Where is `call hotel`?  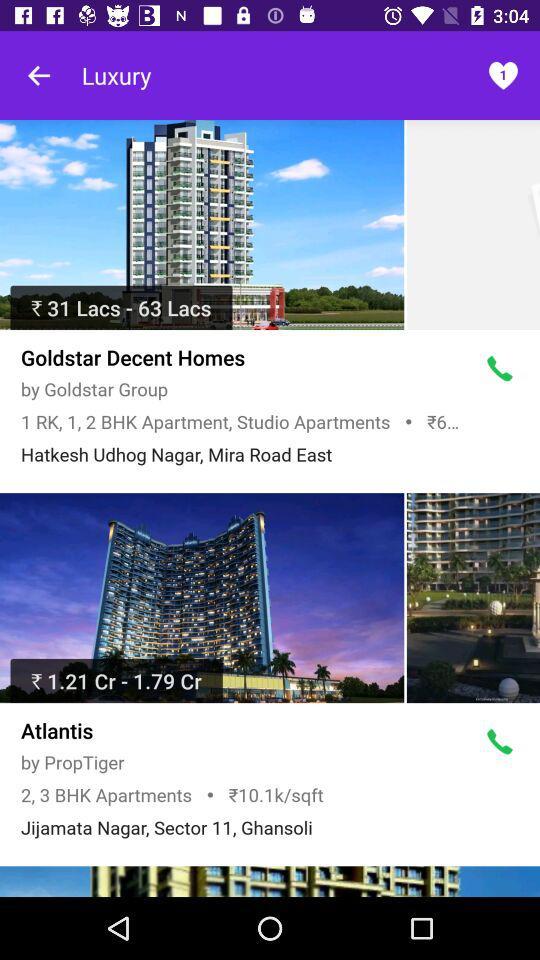 call hotel is located at coordinates (499, 741).